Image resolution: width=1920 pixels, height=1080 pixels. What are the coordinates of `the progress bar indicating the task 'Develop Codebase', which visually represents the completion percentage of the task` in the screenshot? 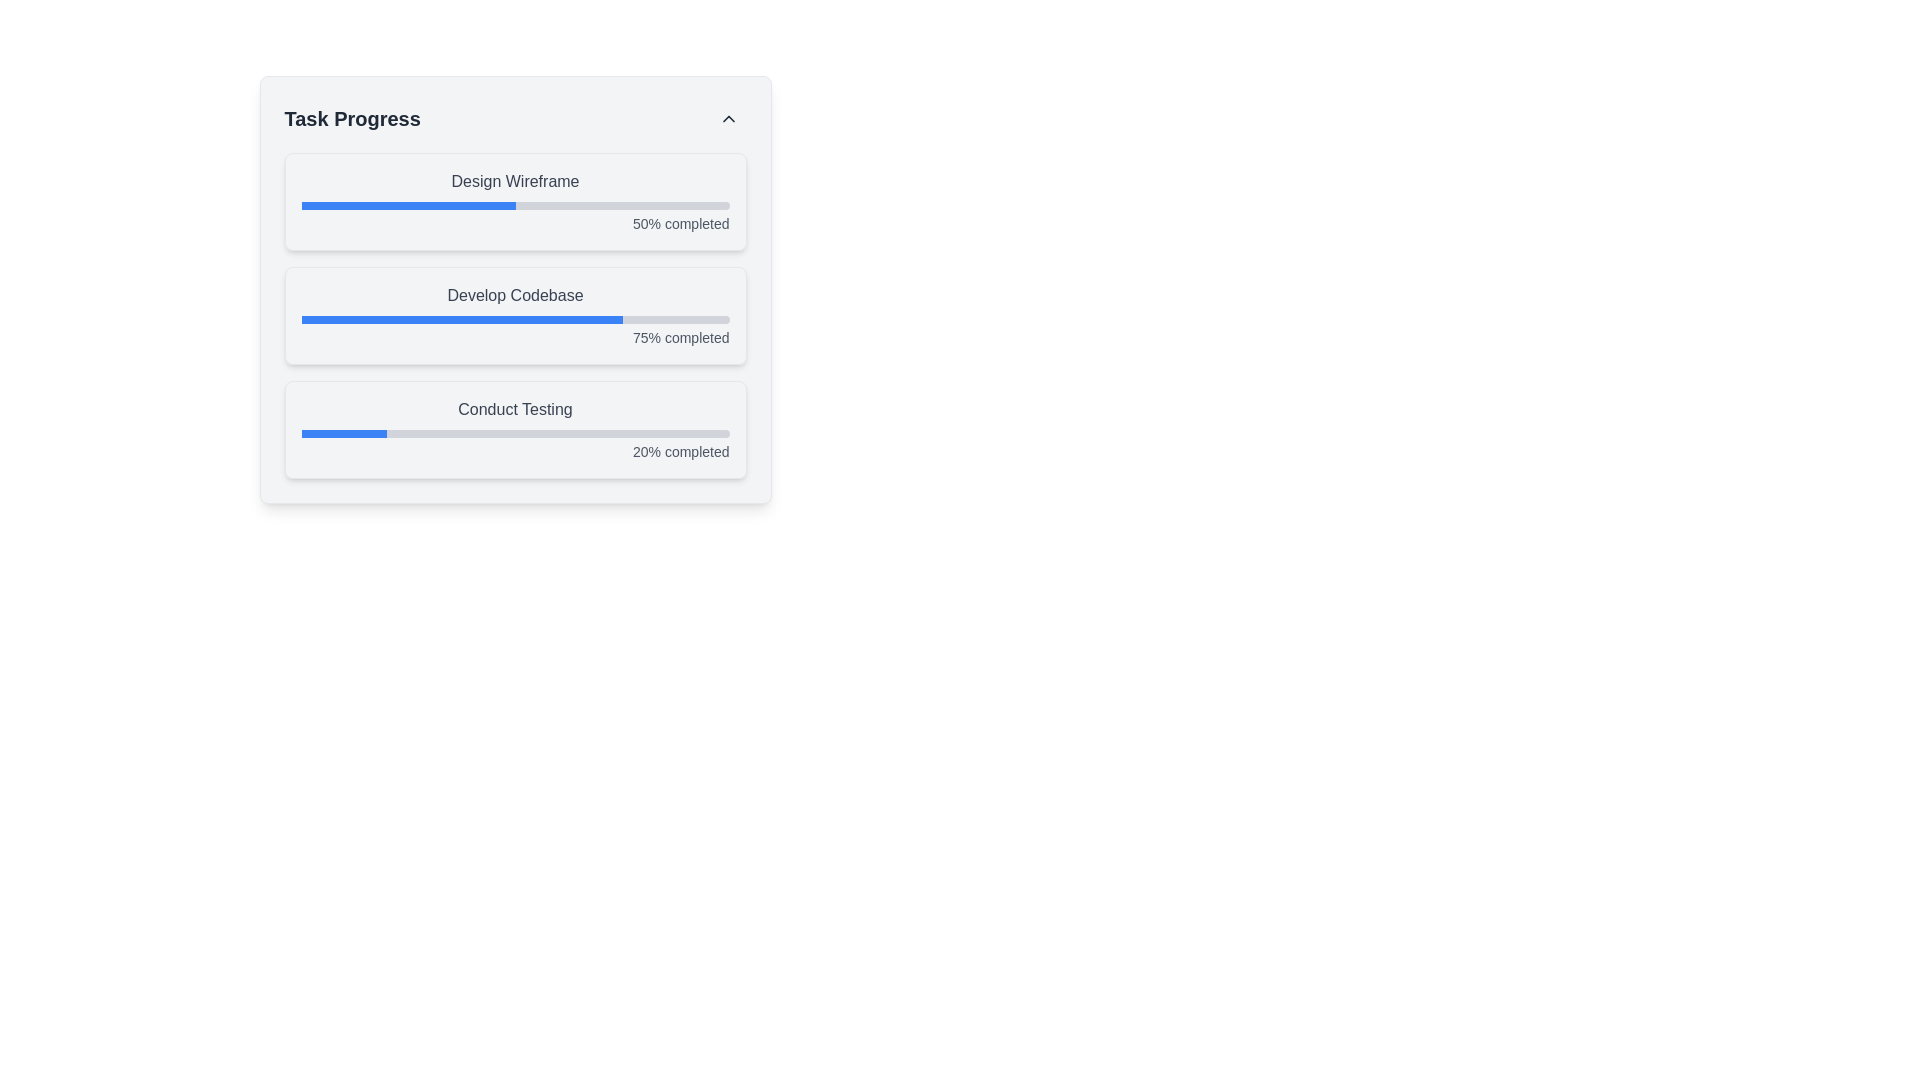 It's located at (460, 319).